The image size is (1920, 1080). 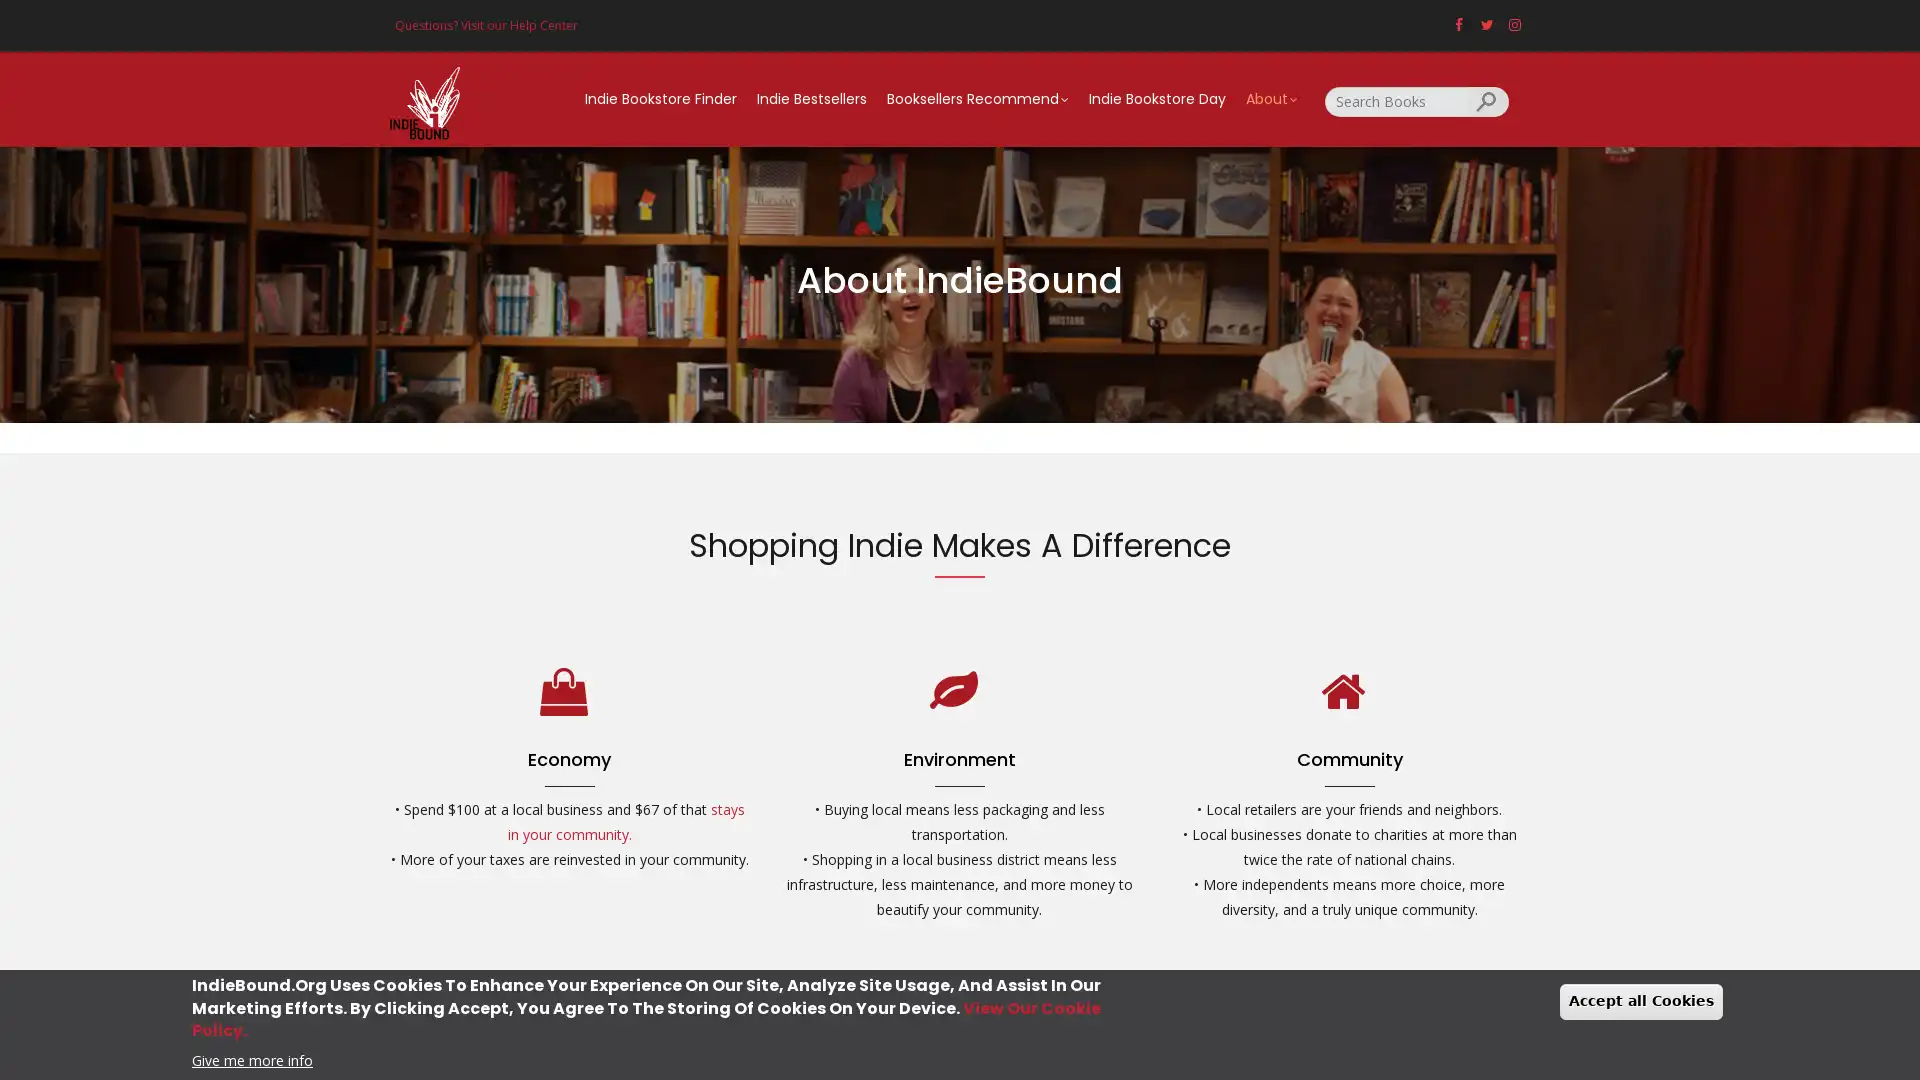 What do you see at coordinates (1488, 100) in the screenshot?
I see `Search` at bounding box center [1488, 100].